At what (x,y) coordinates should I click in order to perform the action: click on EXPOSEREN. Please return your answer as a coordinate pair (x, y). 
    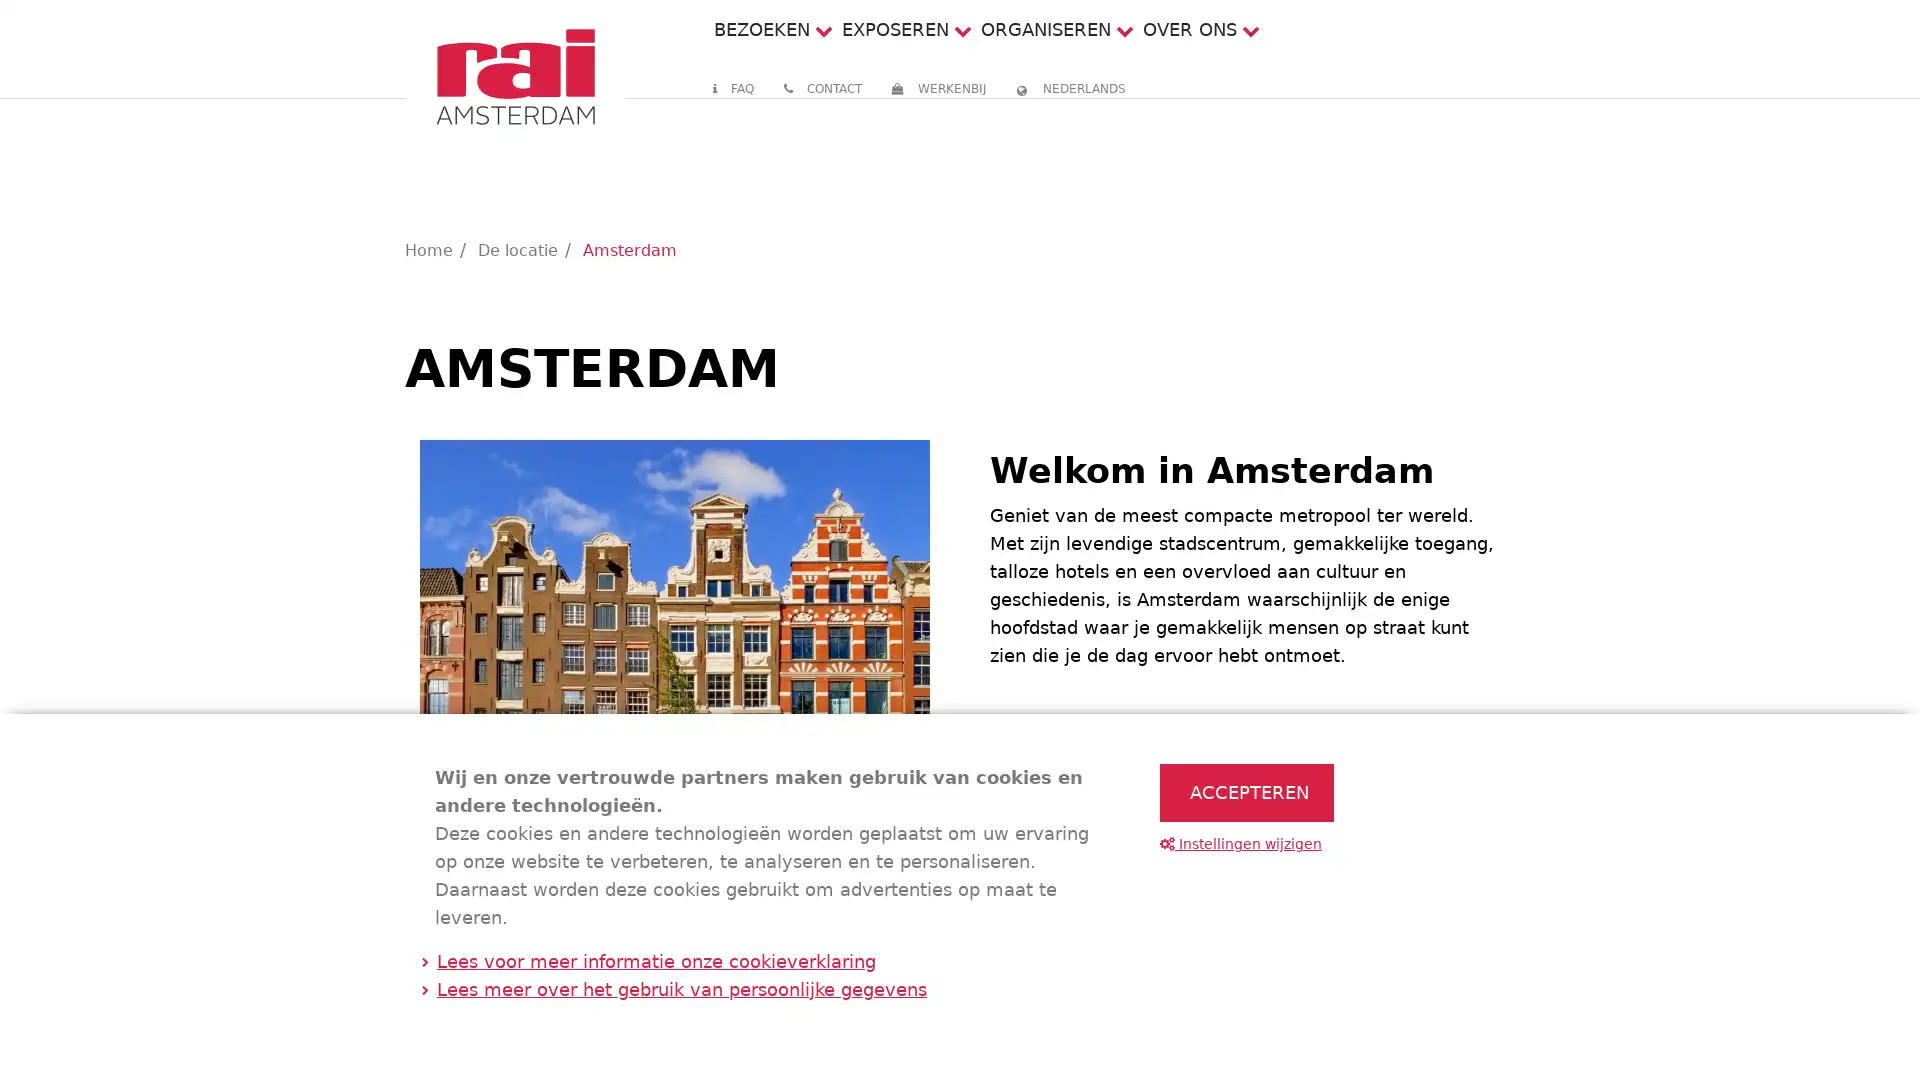
    Looking at the image, I should click on (893, 29).